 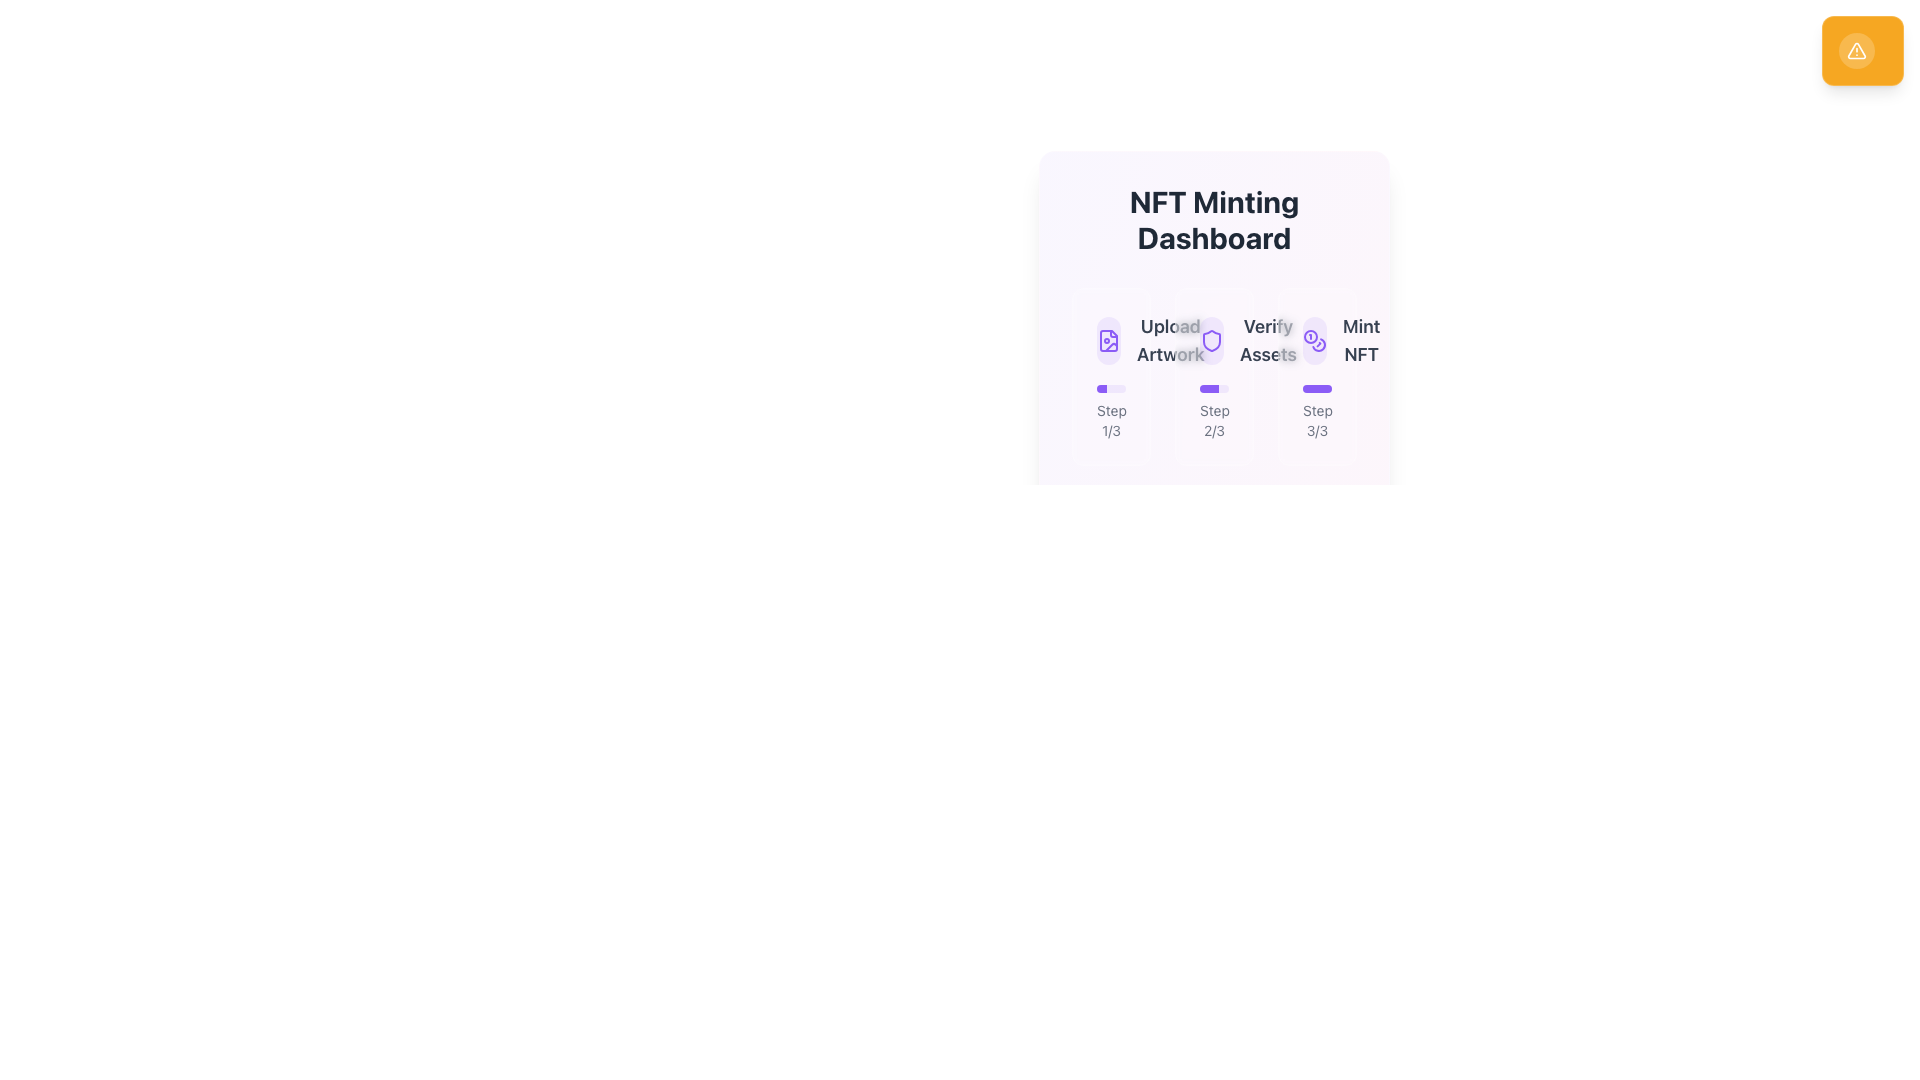 I want to click on the 'Upload Artwork' icon in the NFT Minting Dashboard, which represents the first step in the dashboard's flow, so click(x=1110, y=339).